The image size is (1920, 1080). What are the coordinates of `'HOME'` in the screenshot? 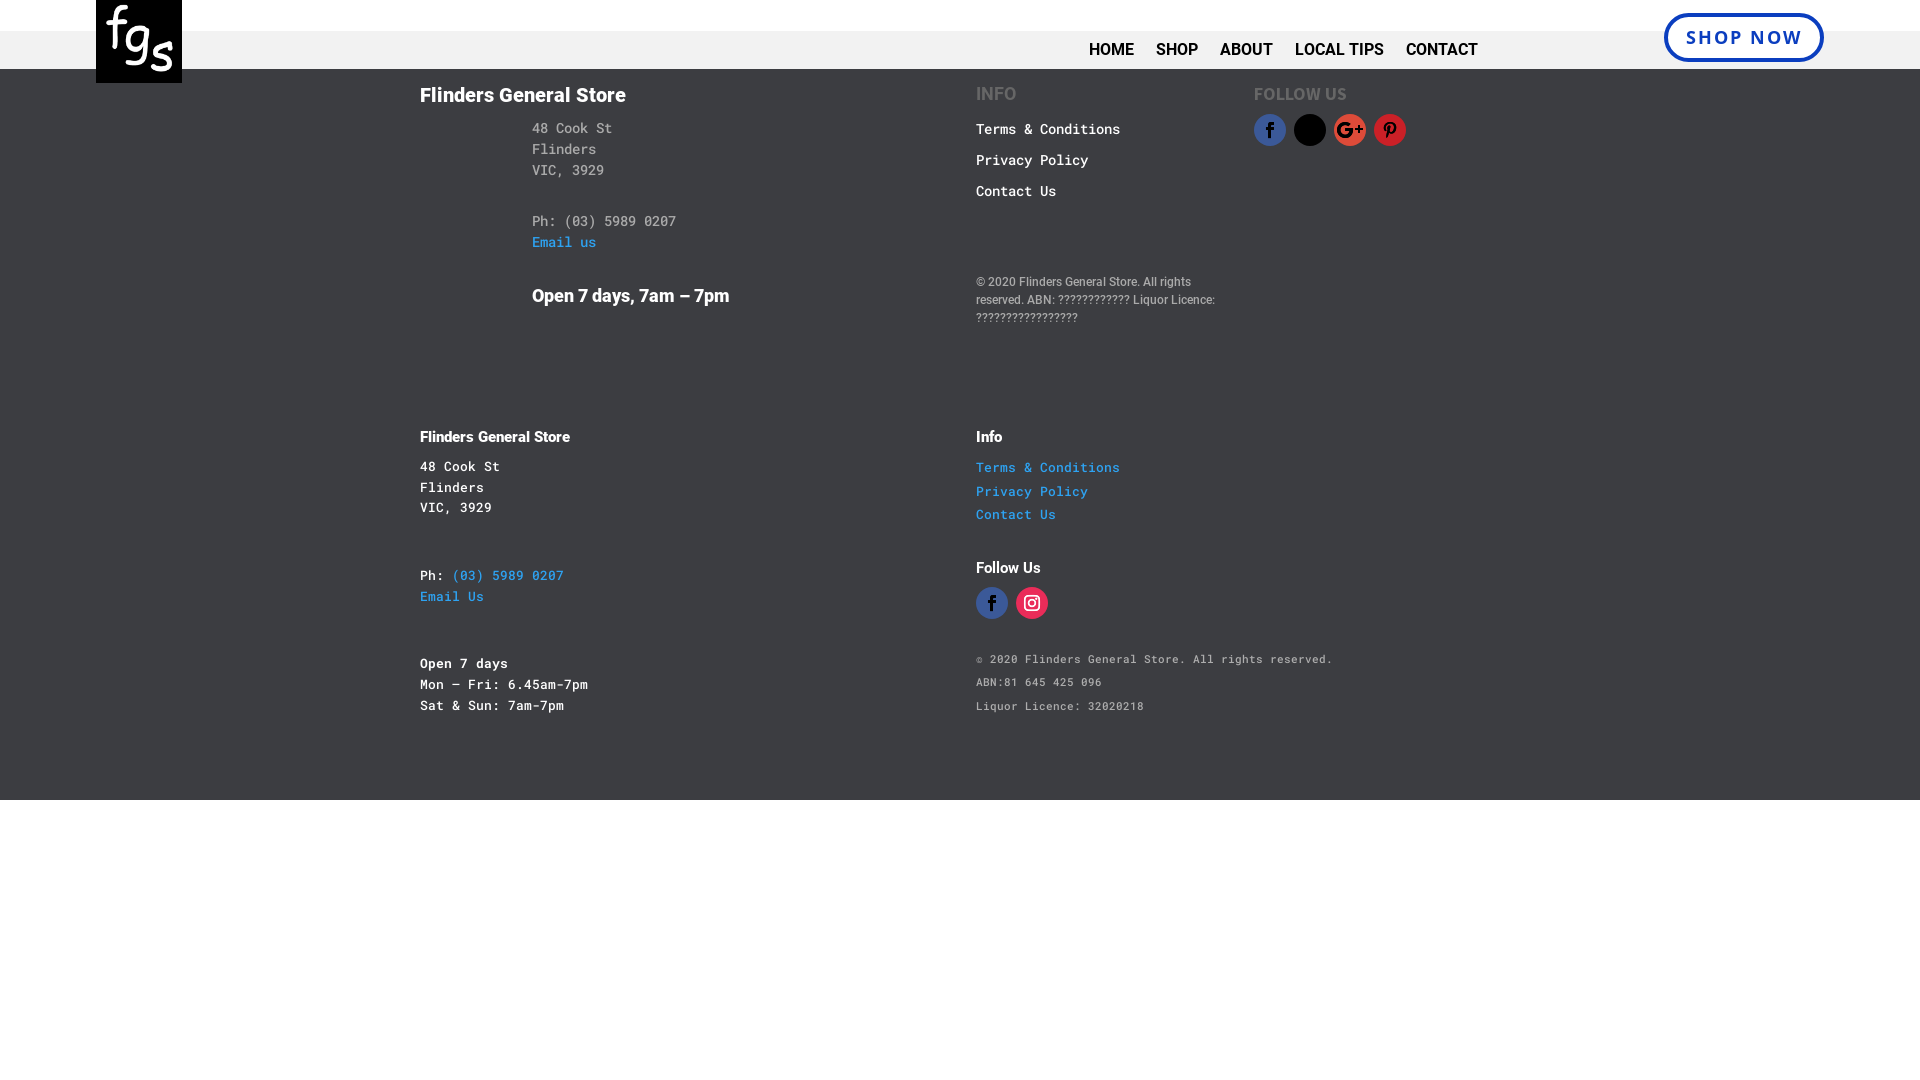 It's located at (1110, 53).